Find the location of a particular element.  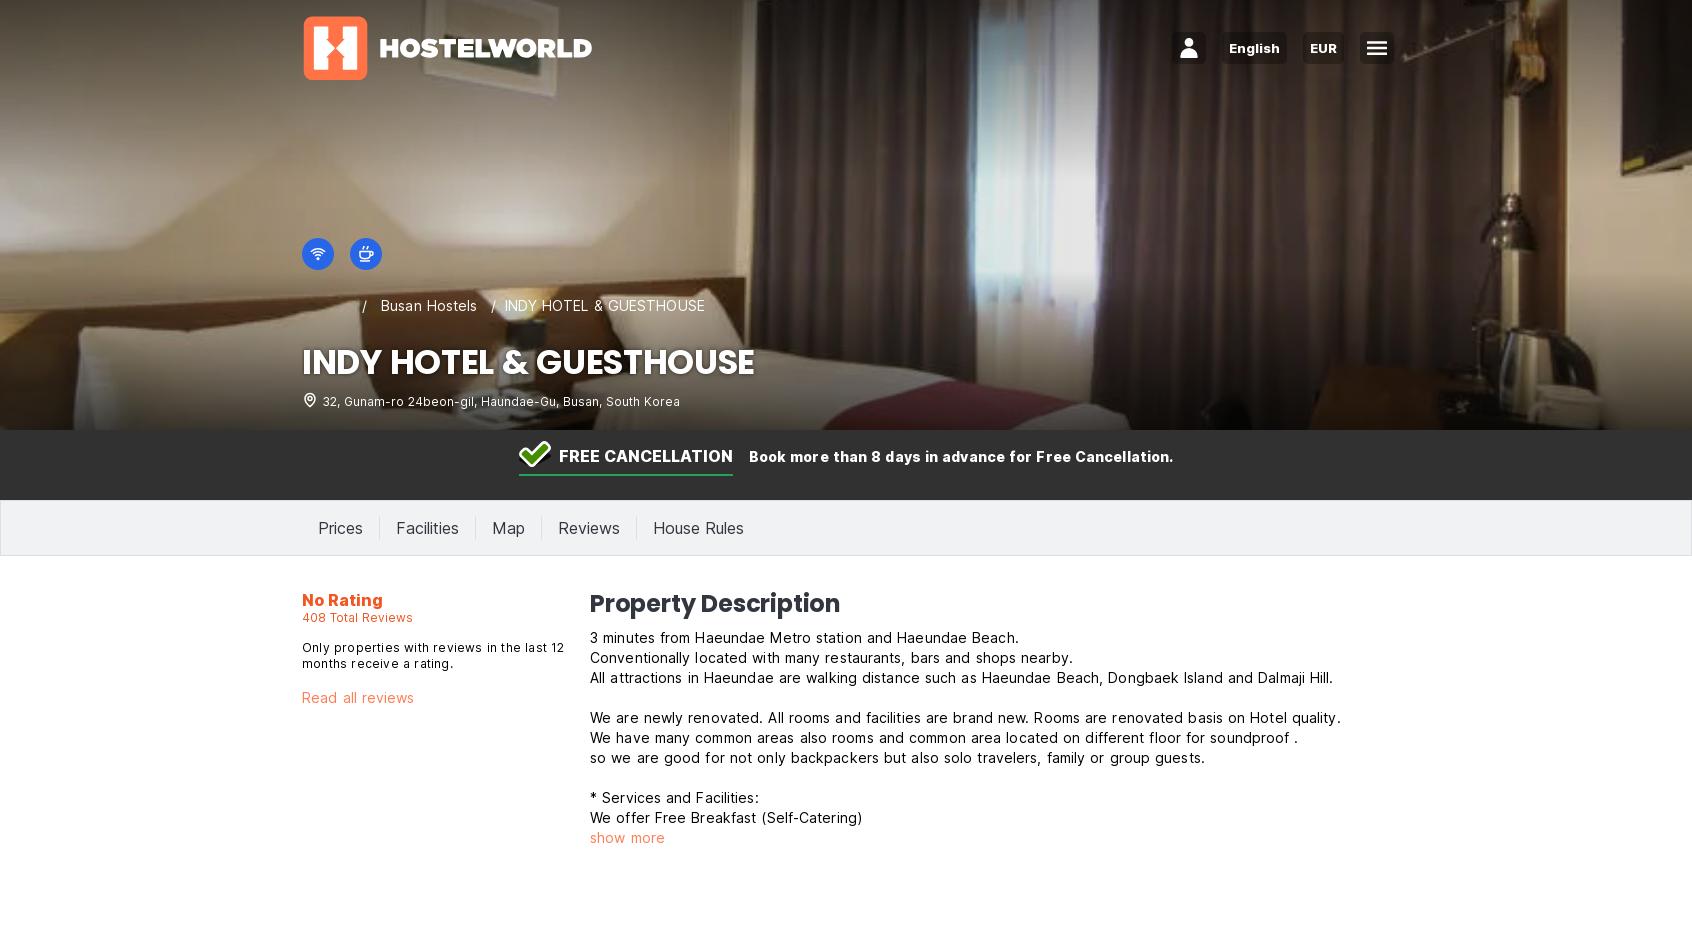

'* Services and Facilities:' is located at coordinates (673, 797).